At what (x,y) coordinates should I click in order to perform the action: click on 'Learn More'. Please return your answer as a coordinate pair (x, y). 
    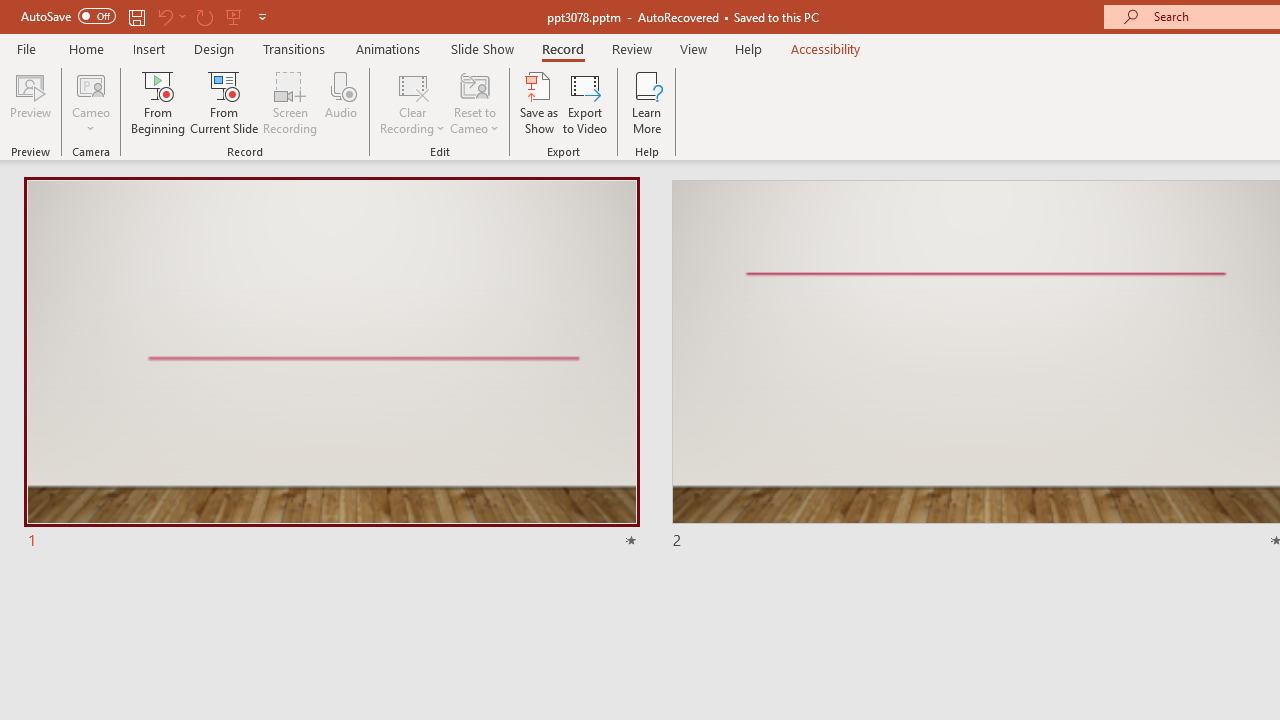
    Looking at the image, I should click on (647, 103).